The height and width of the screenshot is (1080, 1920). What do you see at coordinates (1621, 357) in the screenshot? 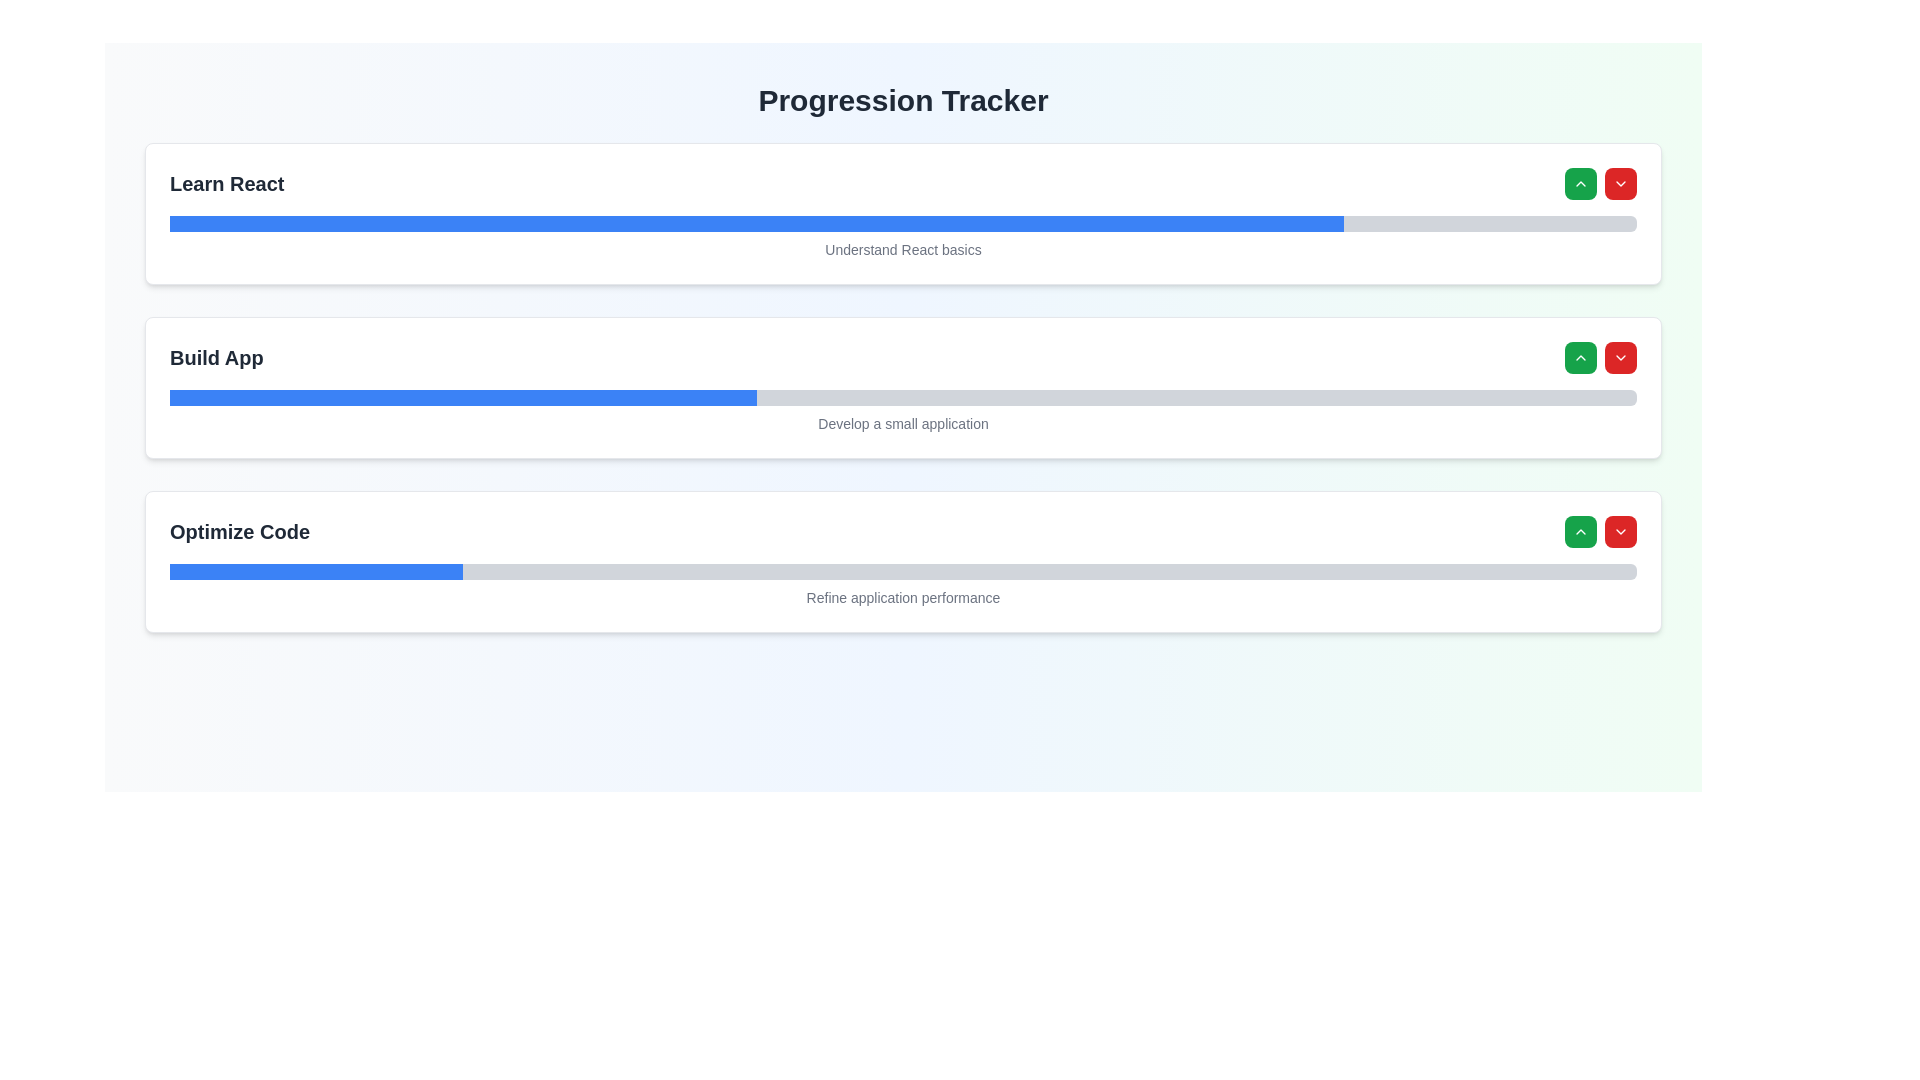
I see `the red button with rounded corners and a chevron-down icon, located to the right of a green button with an upward chevron icon` at bounding box center [1621, 357].